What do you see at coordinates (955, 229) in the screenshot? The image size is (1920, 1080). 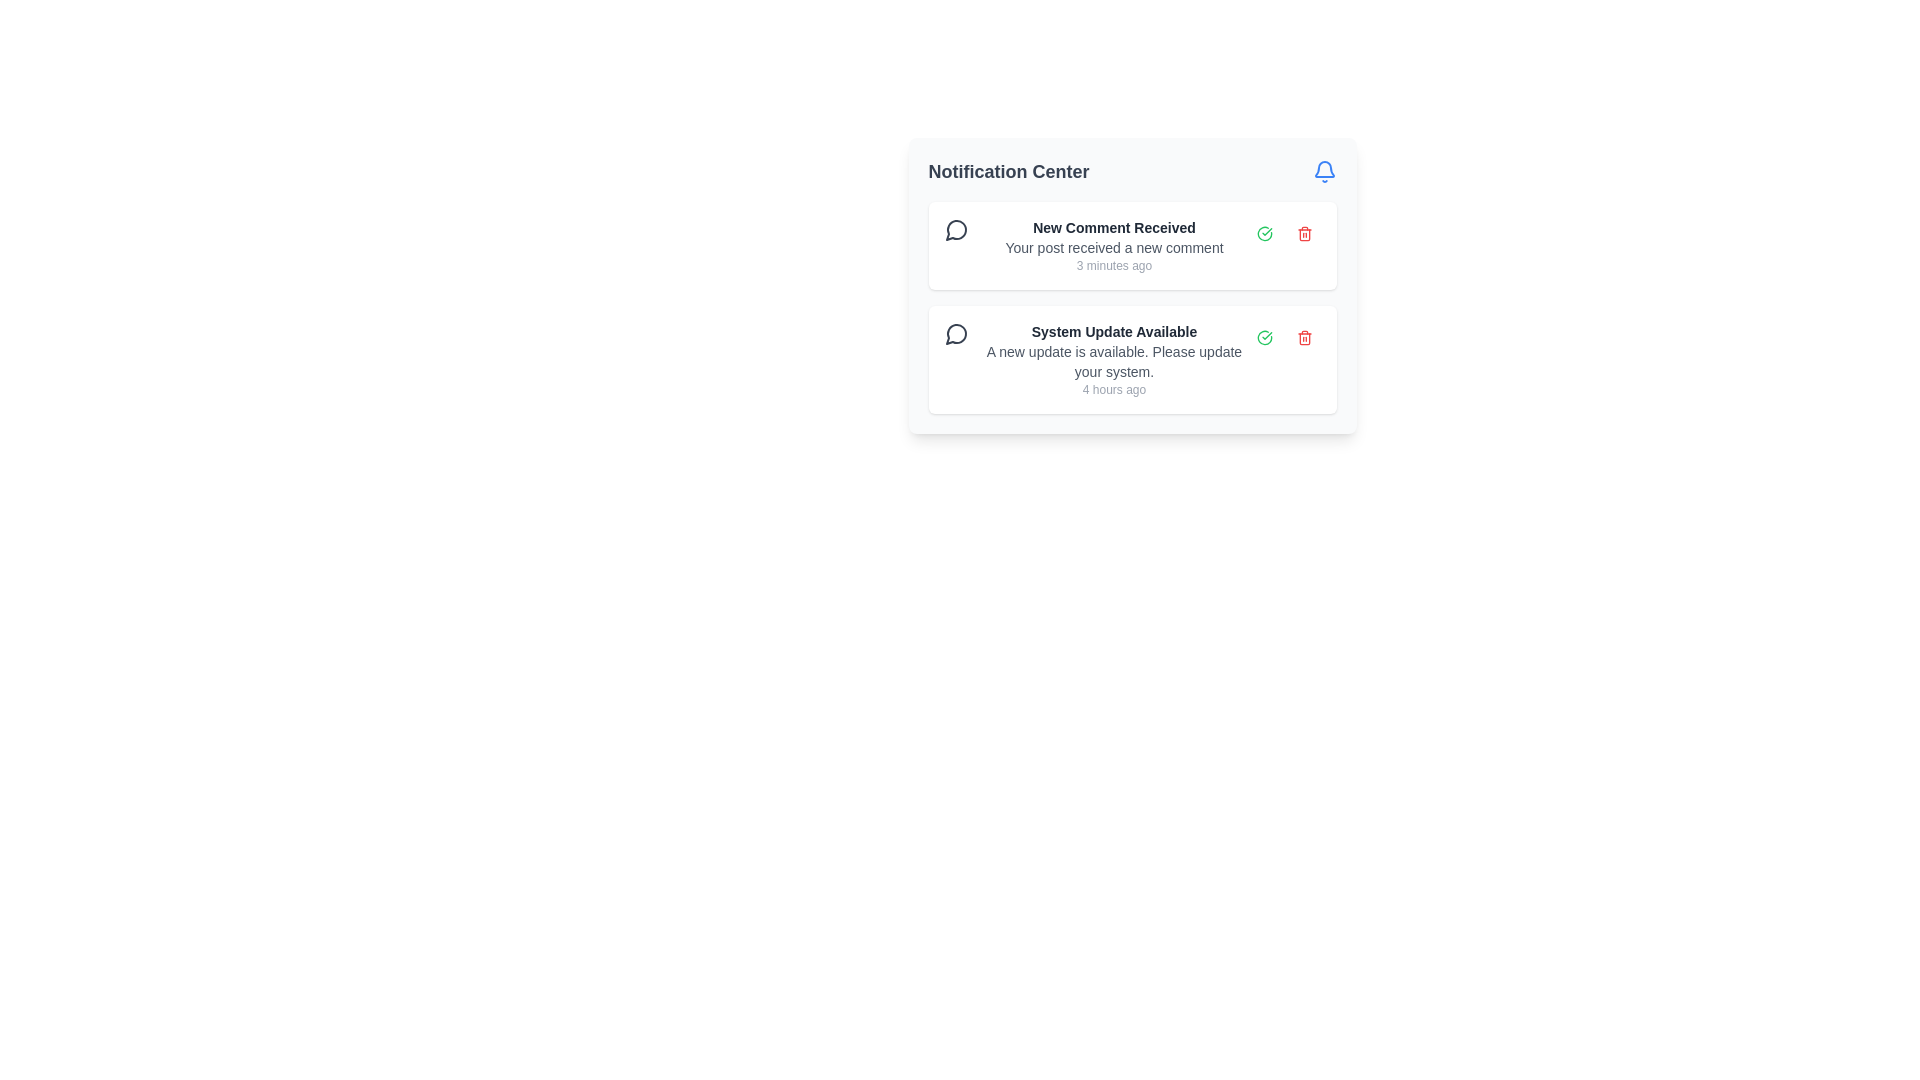 I see `the speech bubble icon in the top-left corner of the first notification entry in the notification panel, which is aligned to the left of the 'New Comment Received' text` at bounding box center [955, 229].